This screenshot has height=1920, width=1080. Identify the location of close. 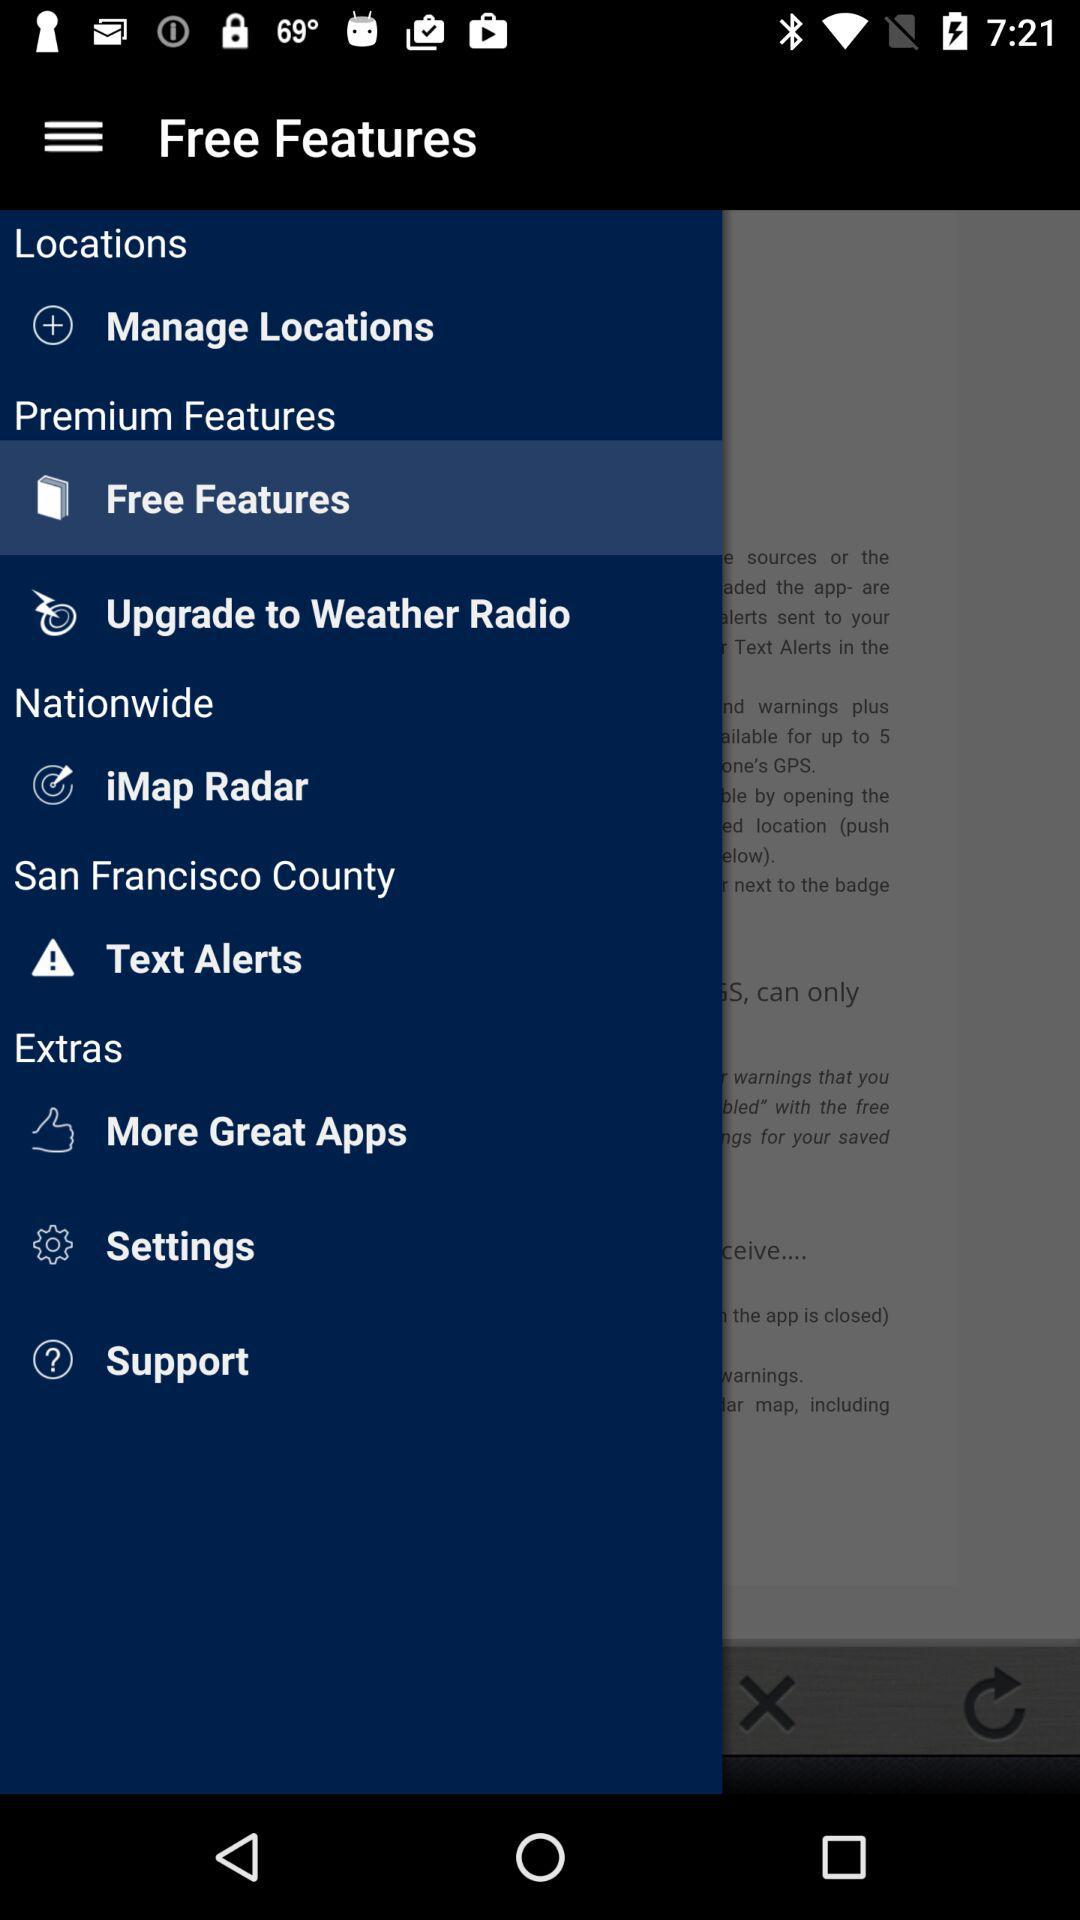
(766, 1702).